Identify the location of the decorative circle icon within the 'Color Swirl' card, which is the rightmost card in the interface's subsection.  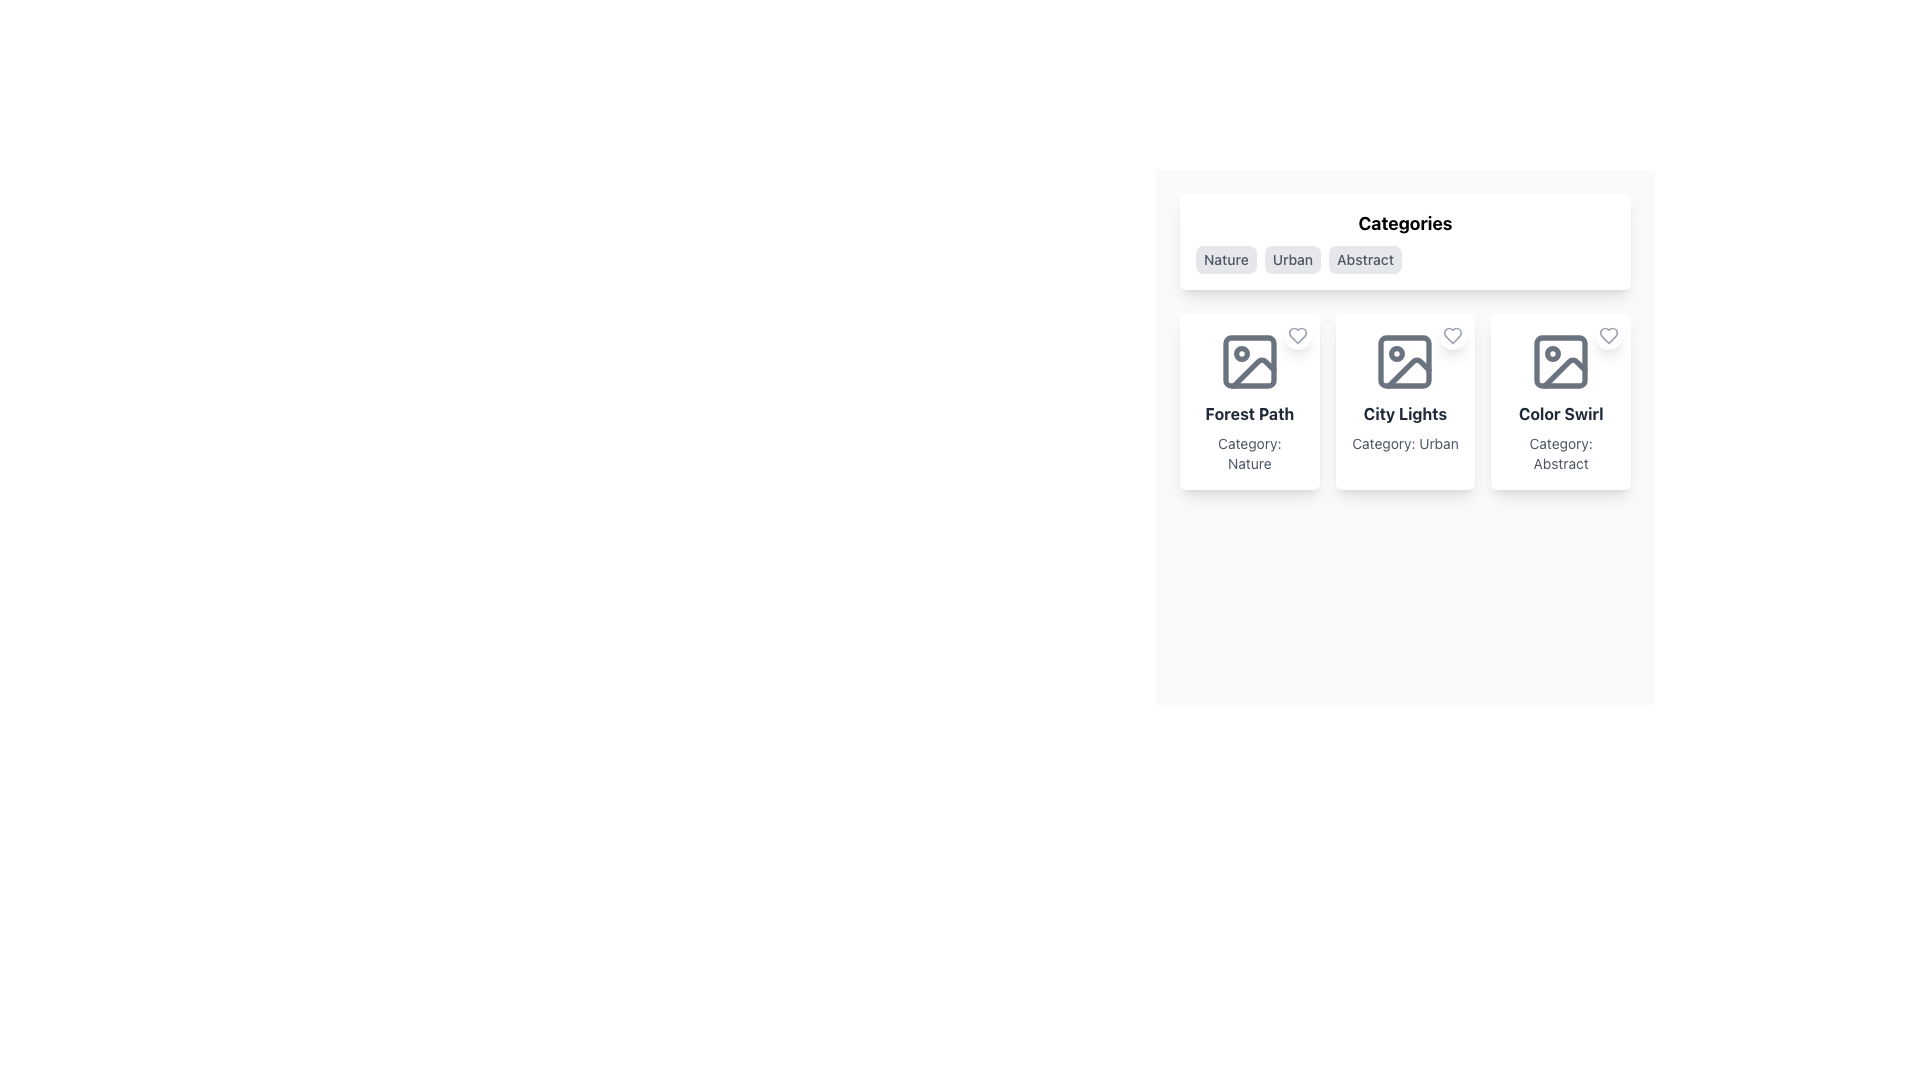
(1552, 353).